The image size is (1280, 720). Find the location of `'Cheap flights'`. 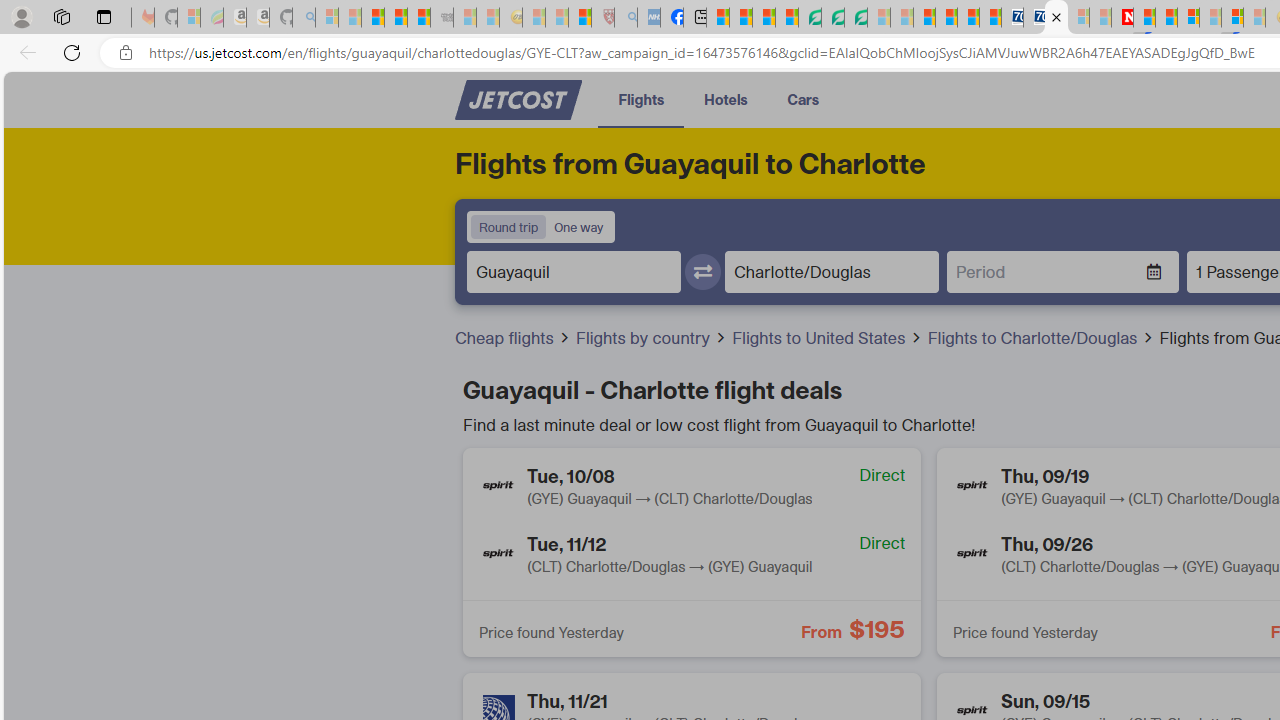

'Cheap flights' is located at coordinates (506, 336).